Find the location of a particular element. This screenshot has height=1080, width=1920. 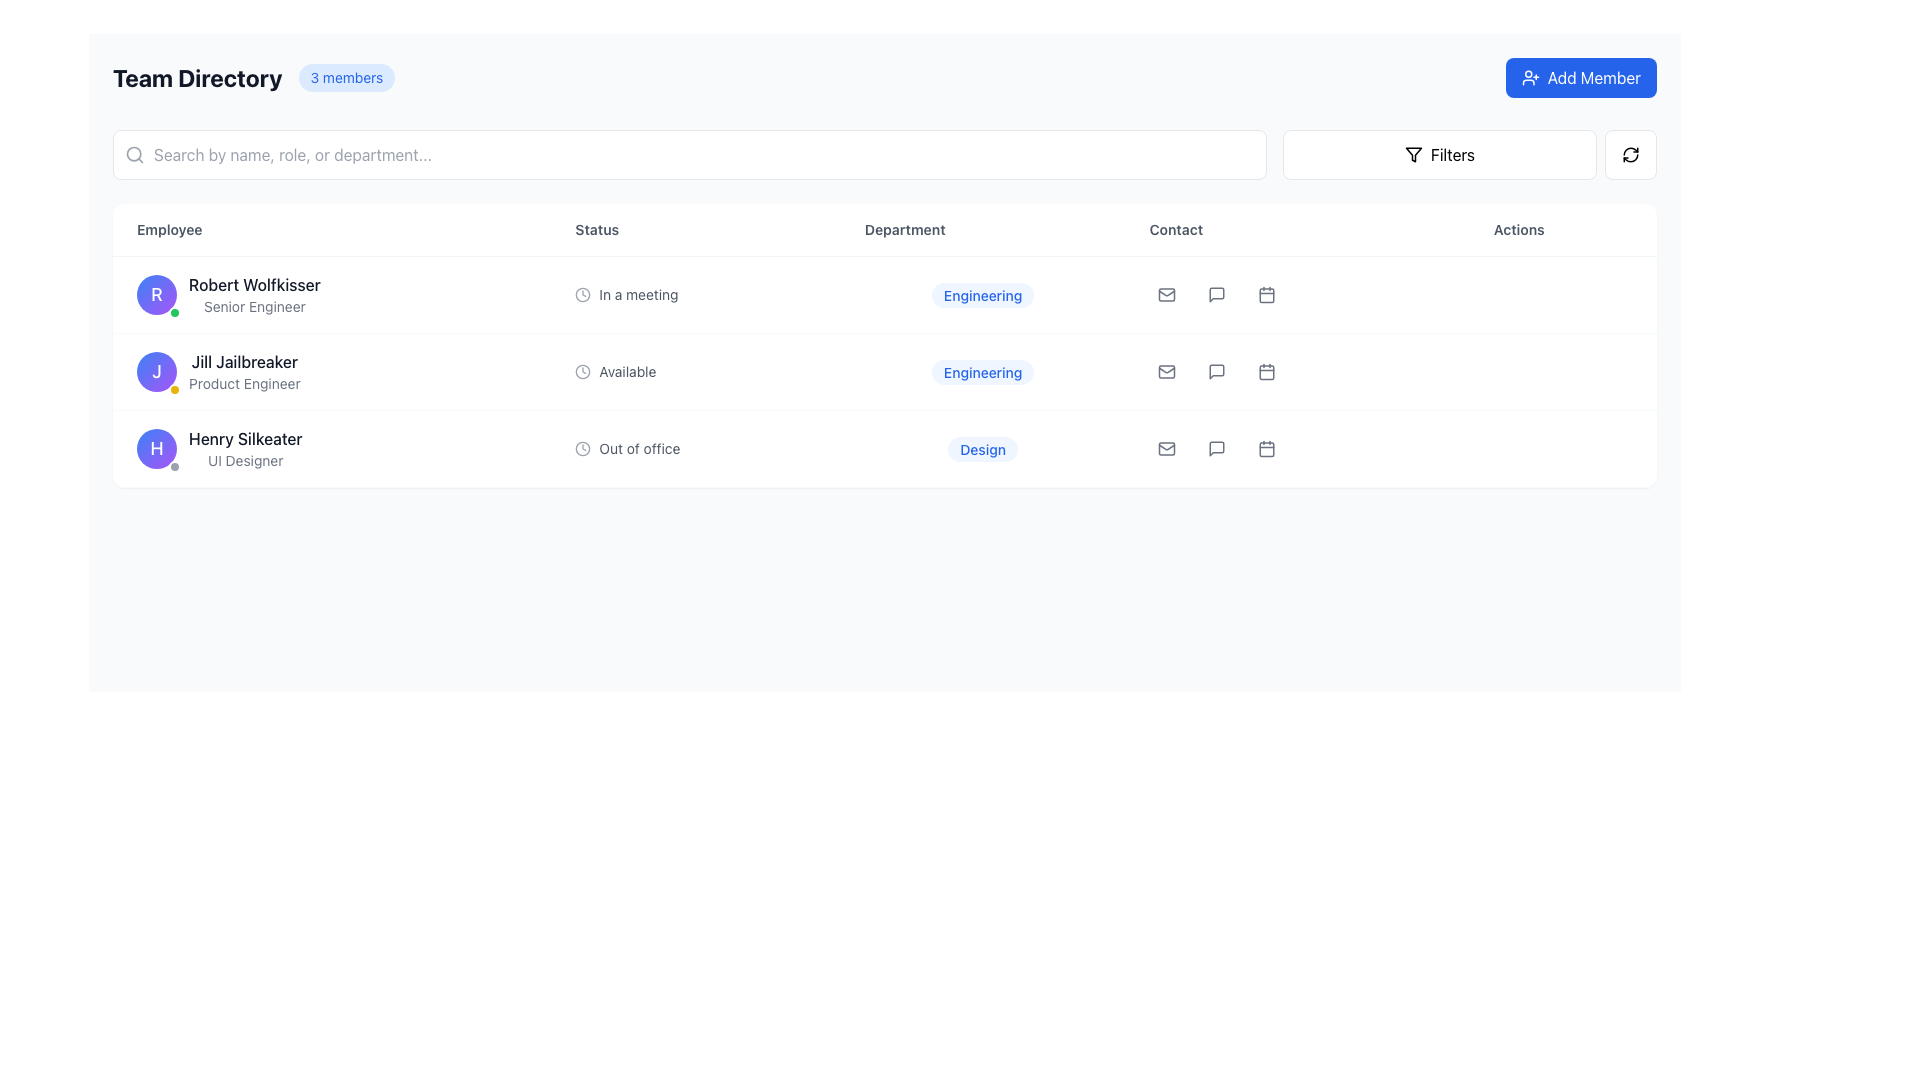

the messaging icon for user 'Jill Jailbreaker' located in the second row of the 'Contact' column is located at coordinates (1215, 371).